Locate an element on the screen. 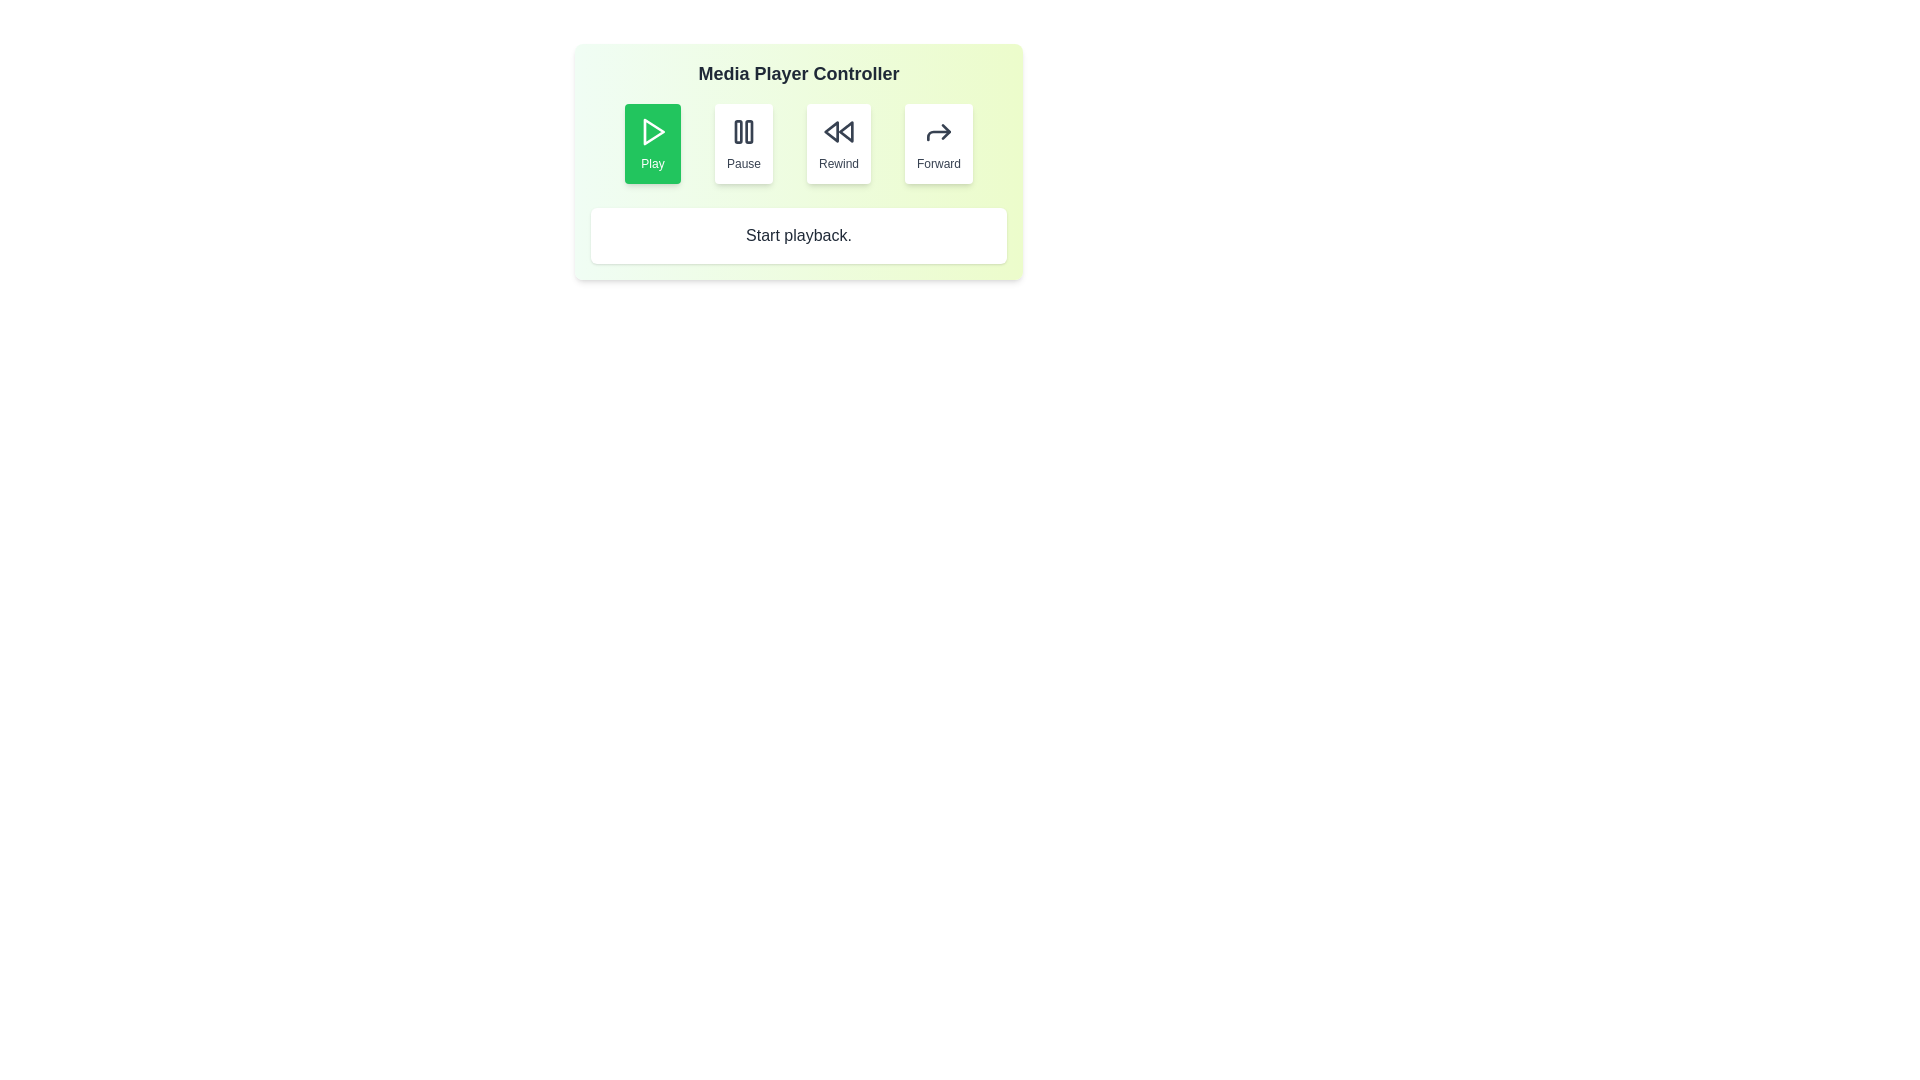 The image size is (1920, 1080). the Forward button to perform the corresponding playback action is located at coordinates (938, 142).